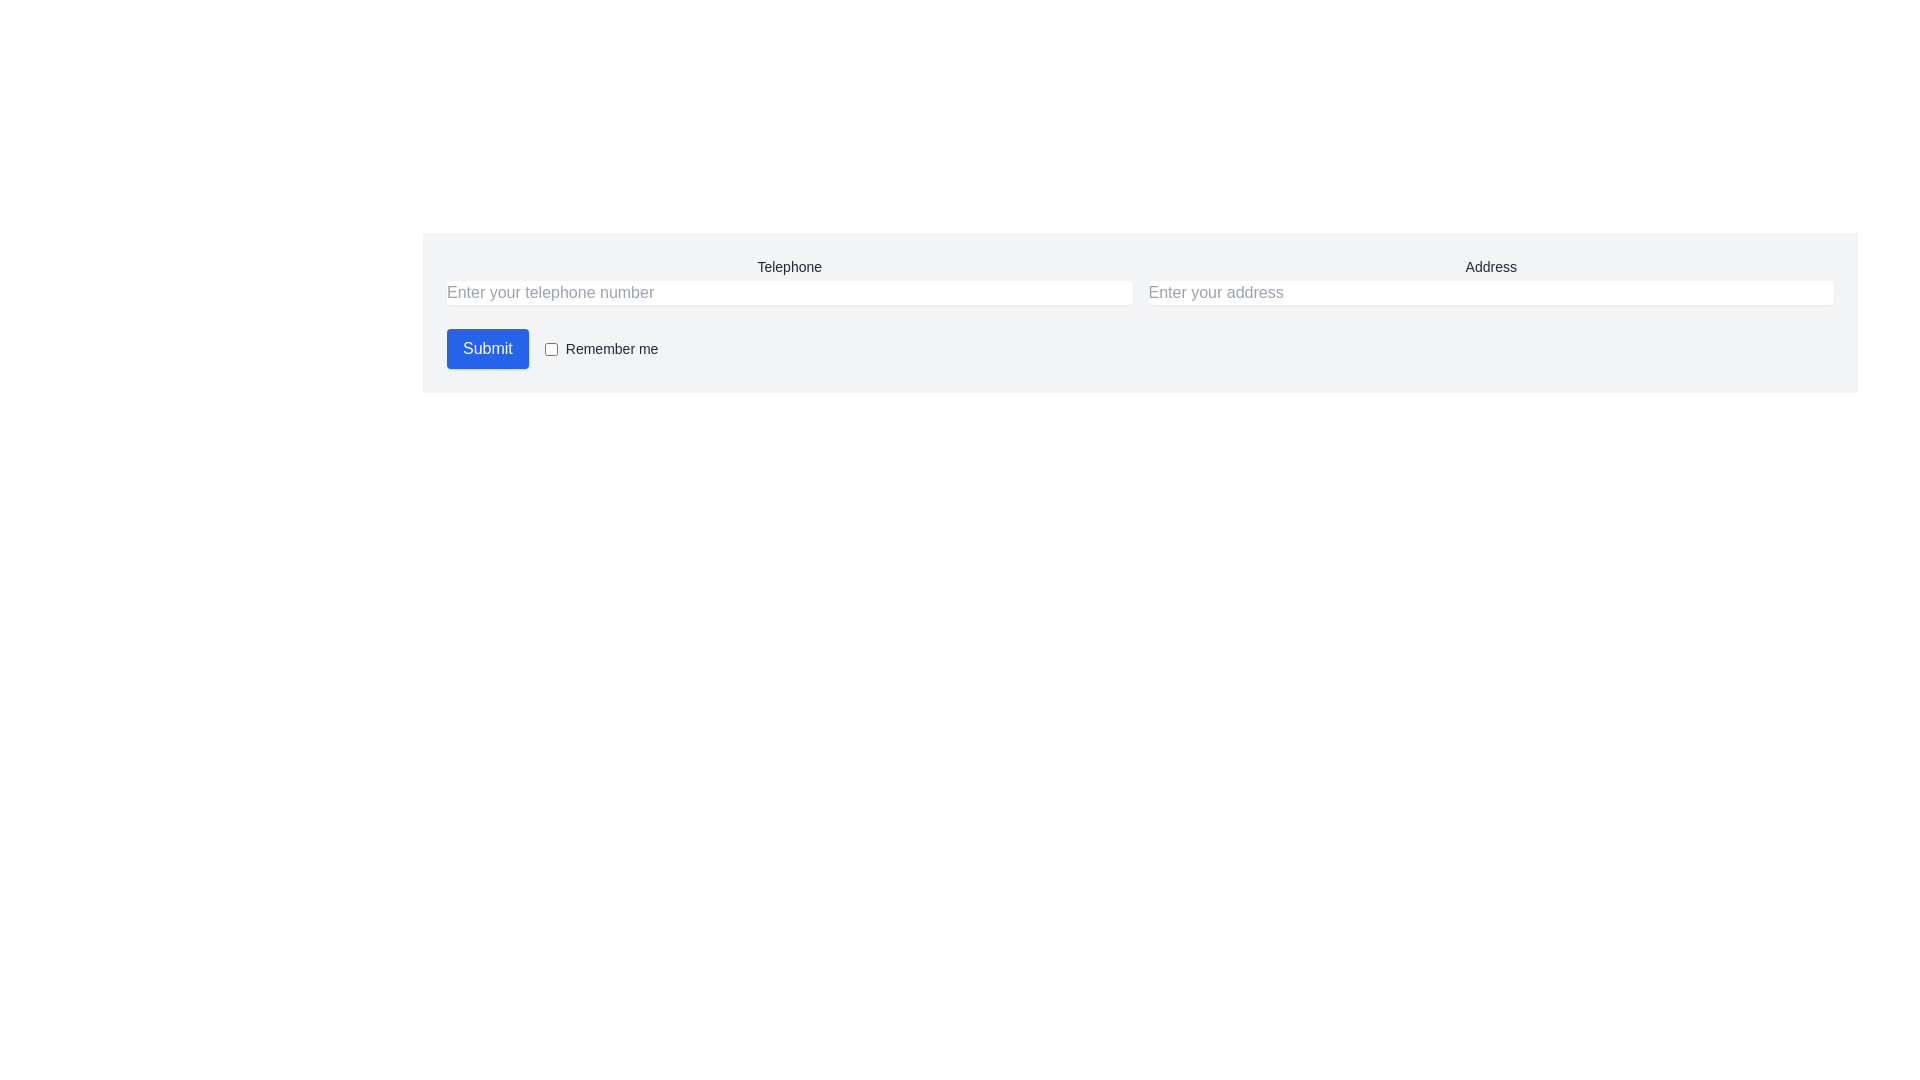 The width and height of the screenshot is (1920, 1080). What do you see at coordinates (487, 347) in the screenshot?
I see `the blue 'Submit' button with white text` at bounding box center [487, 347].